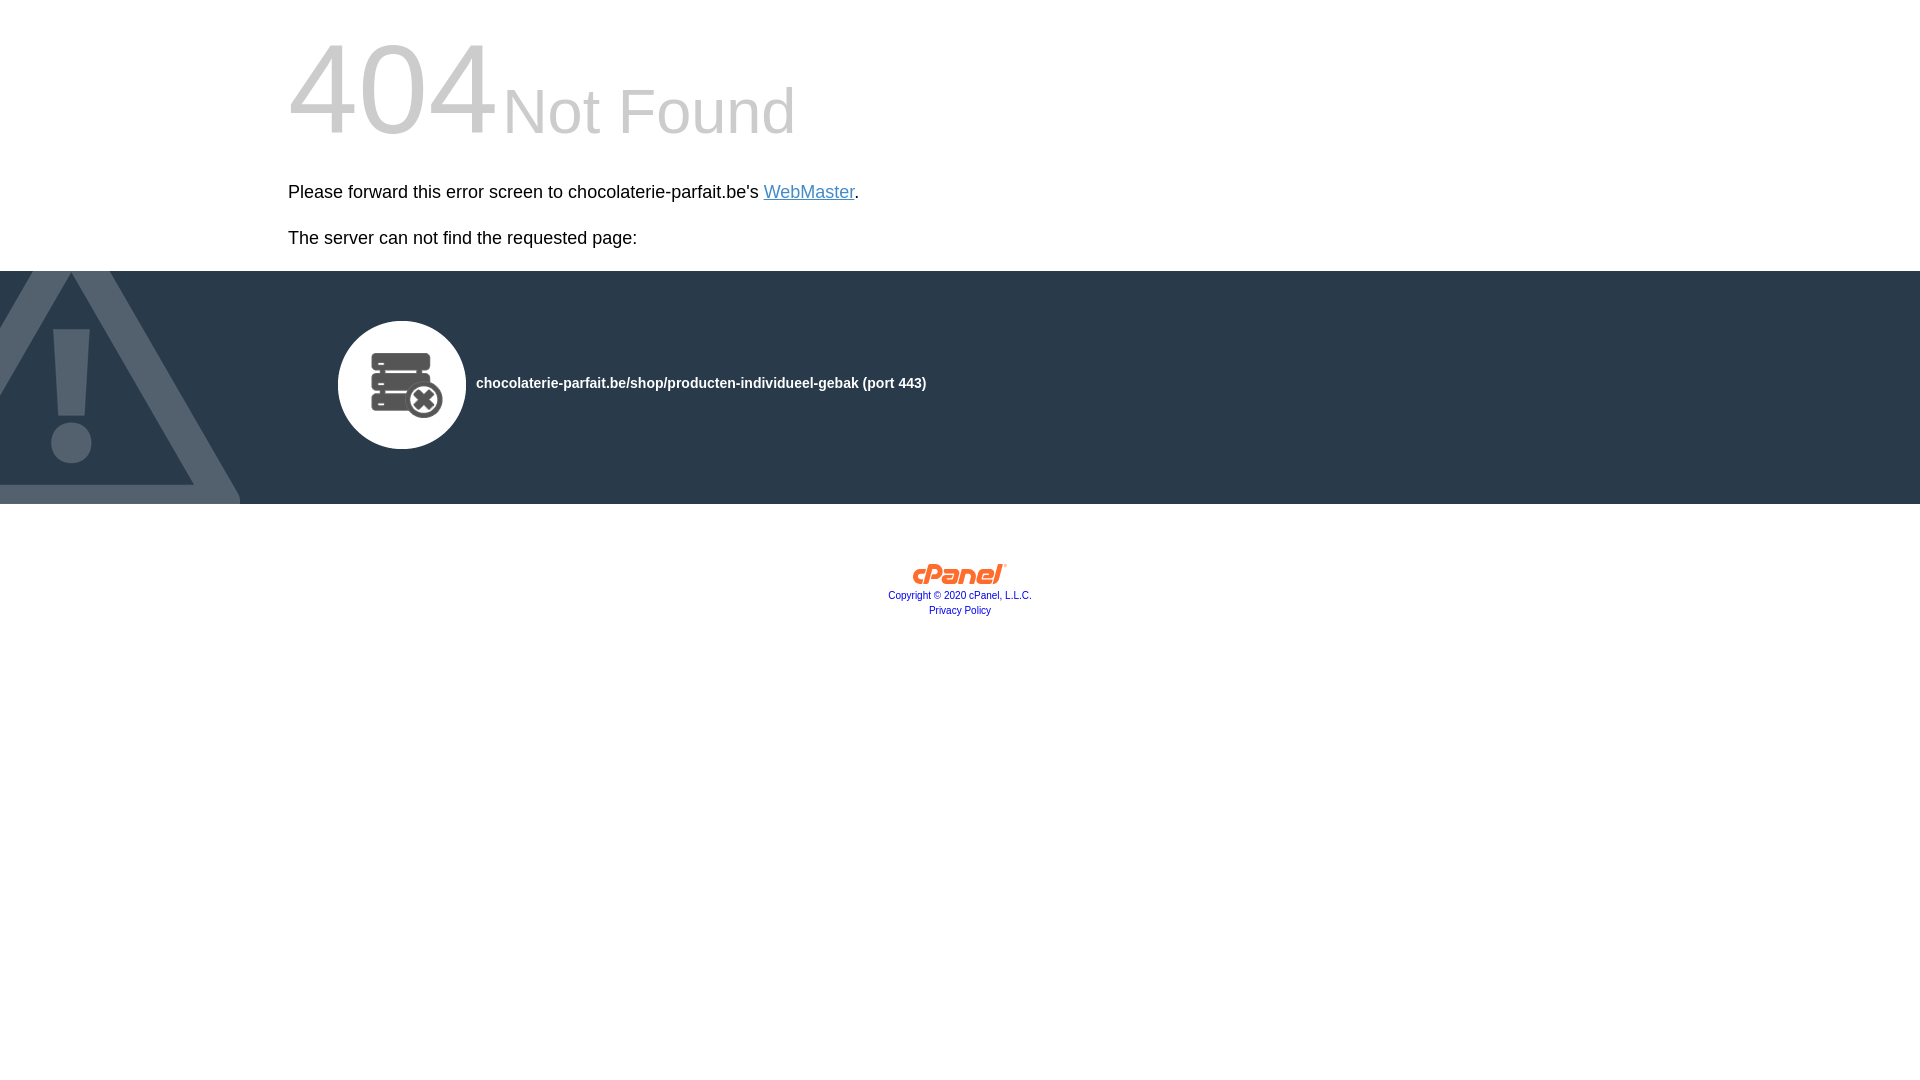 Image resolution: width=1920 pixels, height=1080 pixels. Describe the element at coordinates (960, 609) in the screenshot. I see `'Privacy Policy'` at that location.